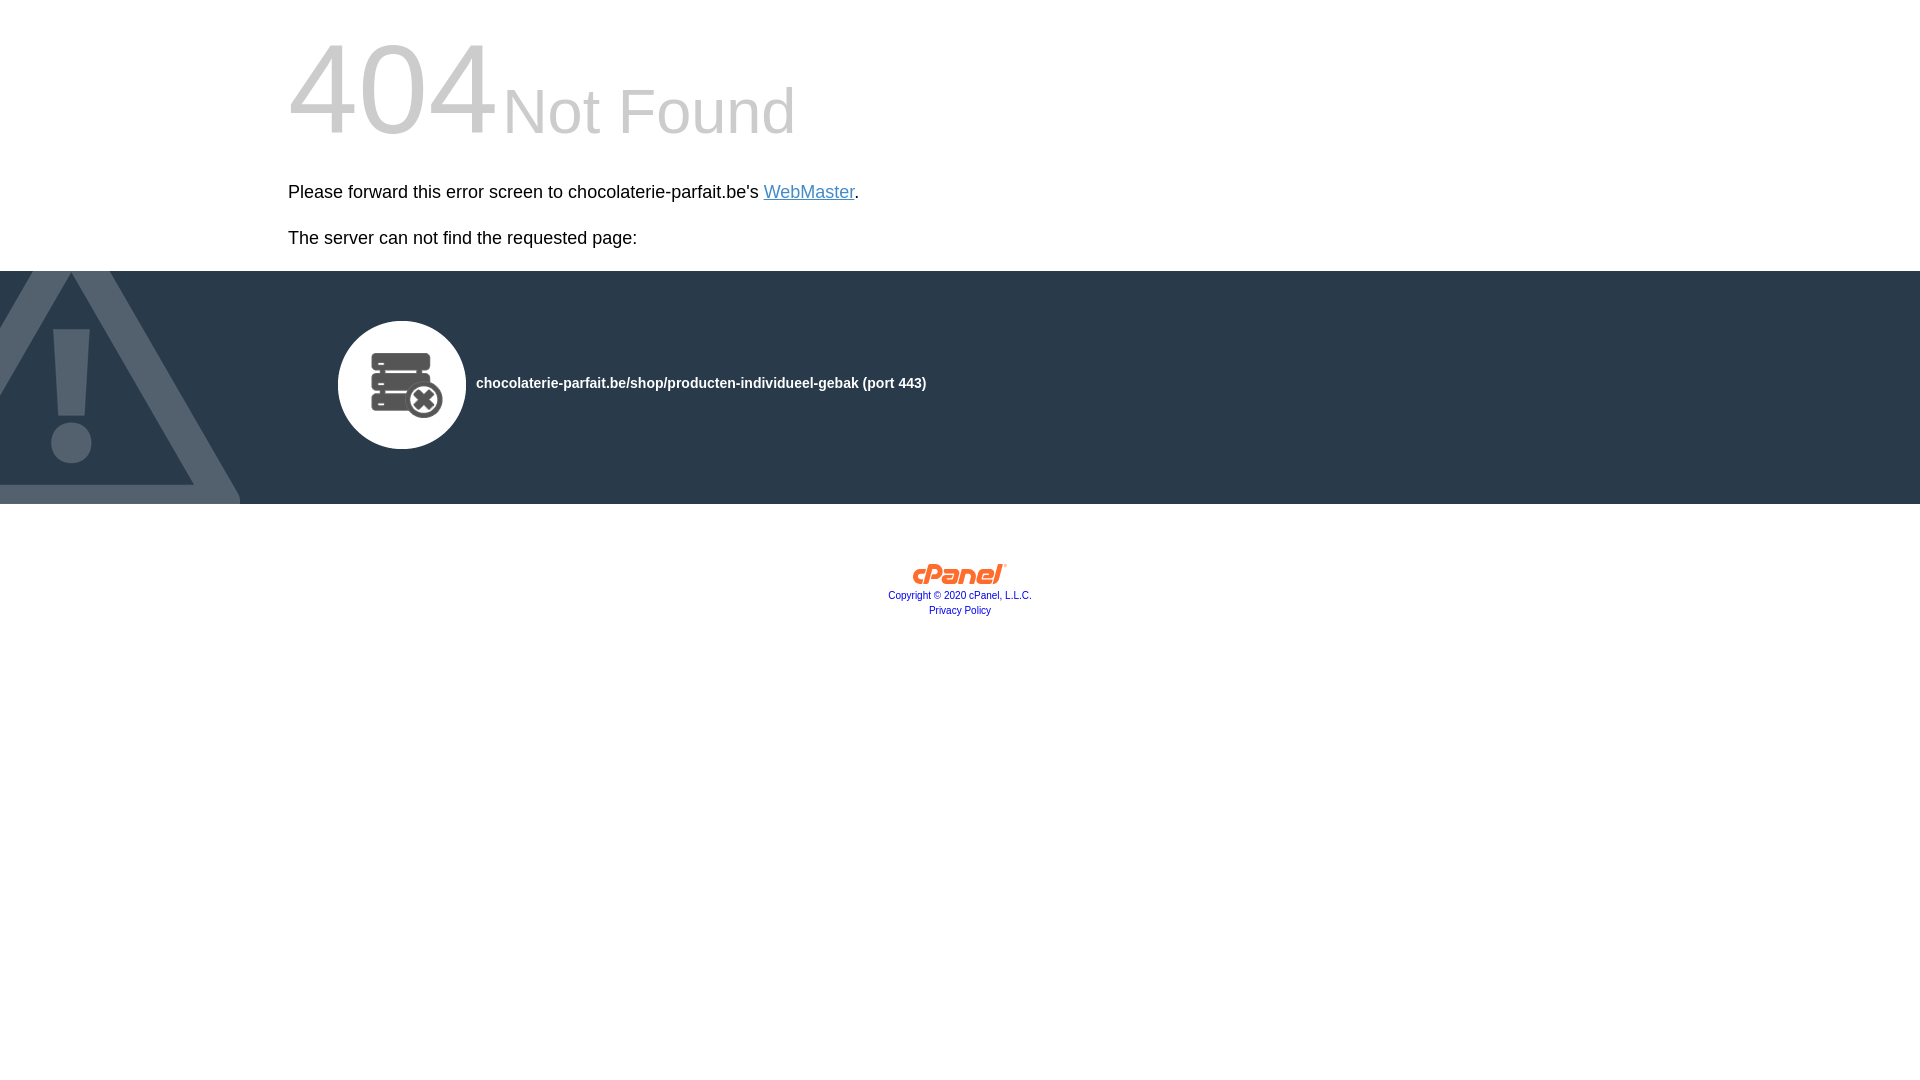 Image resolution: width=1920 pixels, height=1080 pixels. Describe the element at coordinates (960, 609) in the screenshot. I see `'Privacy Policy'` at that location.